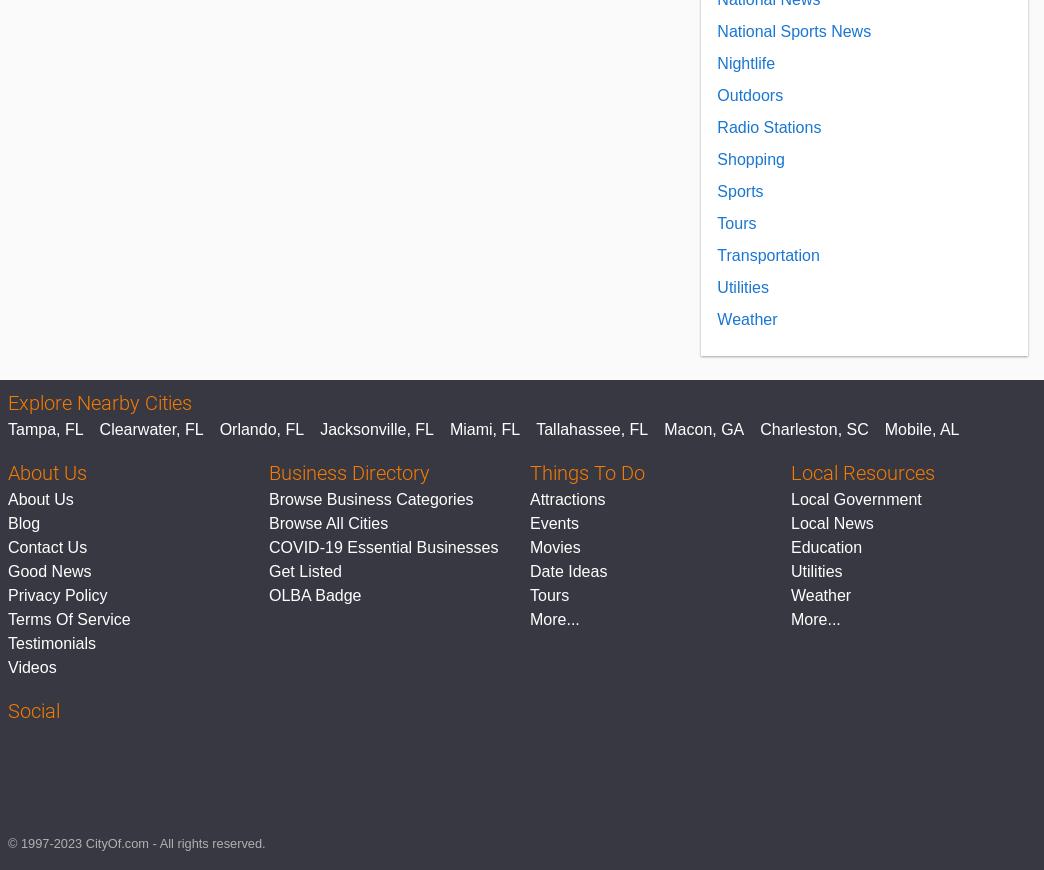 Image resolution: width=1044 pixels, height=870 pixels. What do you see at coordinates (529, 522) in the screenshot?
I see `'Events'` at bounding box center [529, 522].